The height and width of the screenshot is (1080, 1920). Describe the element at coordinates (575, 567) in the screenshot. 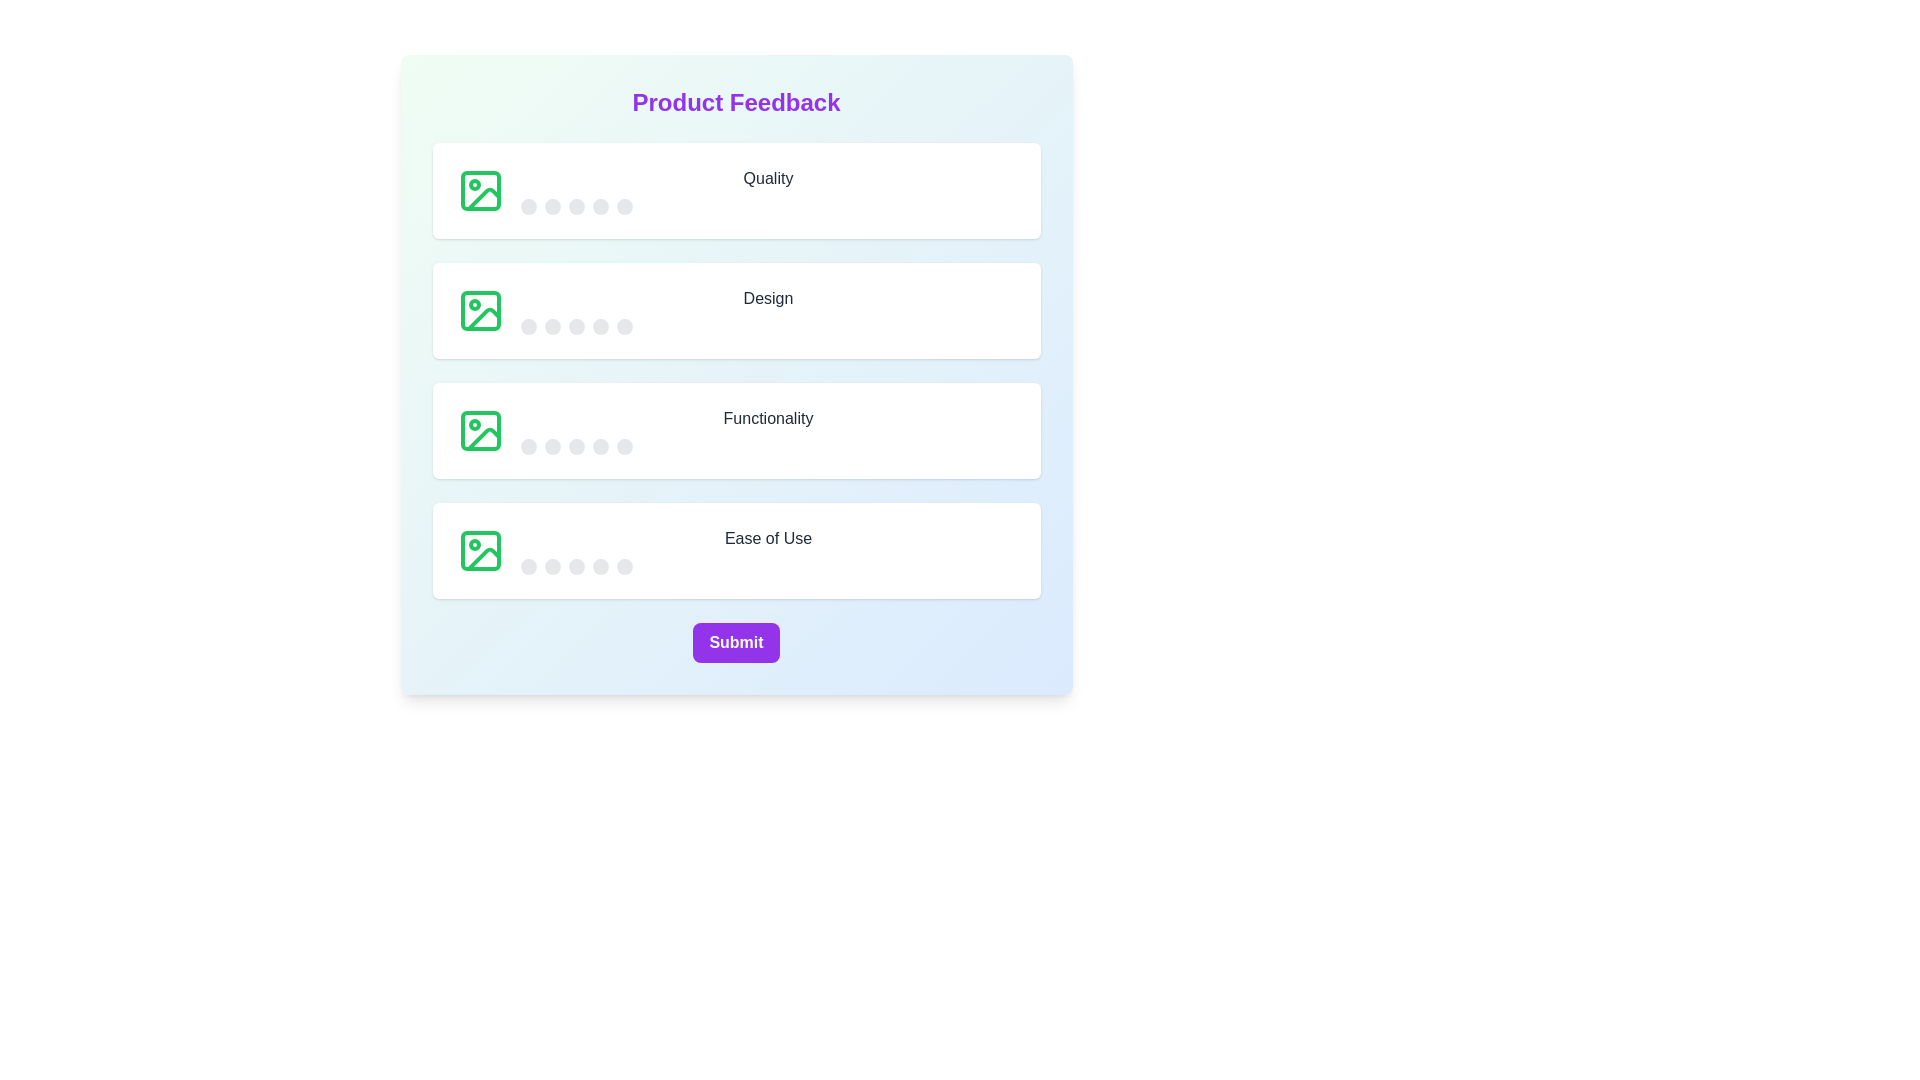

I see `the star corresponding to 3 stars for the 'Ease of Use' category` at that location.